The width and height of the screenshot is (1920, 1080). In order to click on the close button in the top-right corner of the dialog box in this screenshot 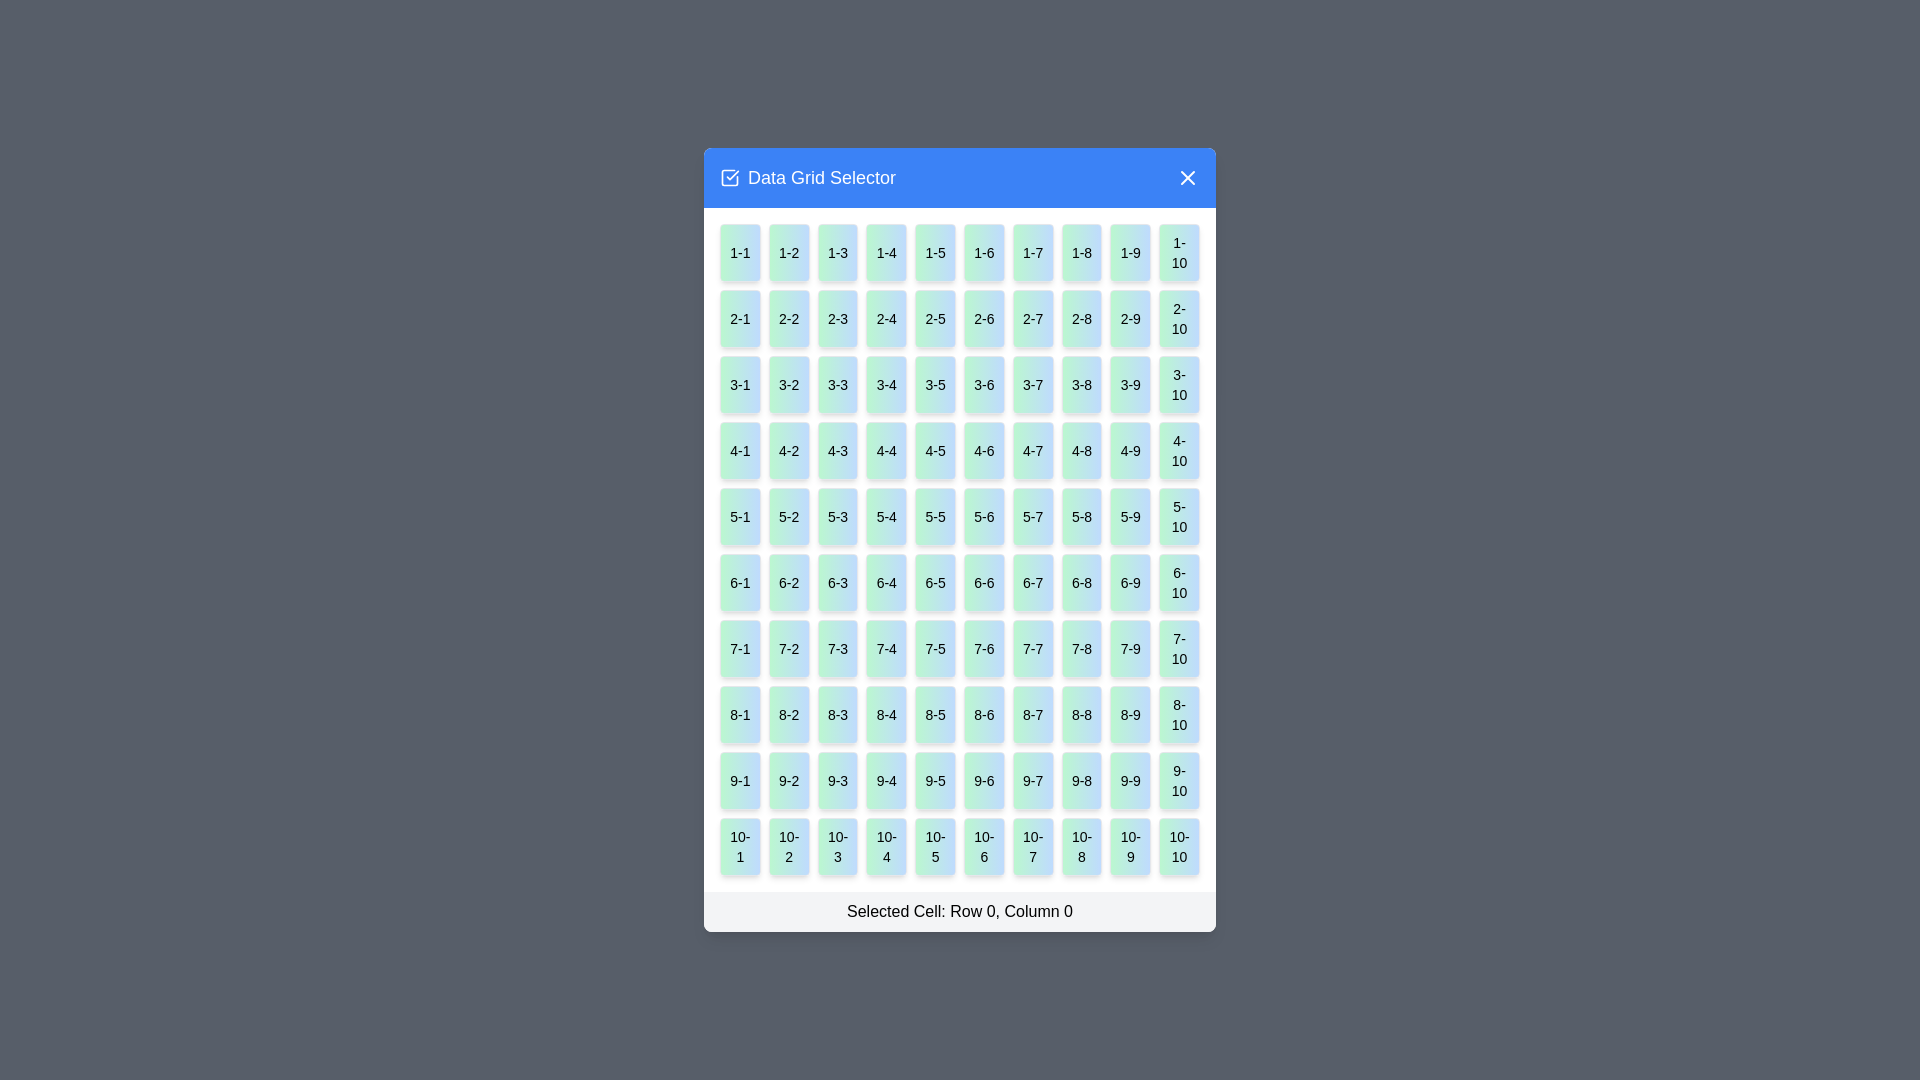, I will do `click(1188, 176)`.